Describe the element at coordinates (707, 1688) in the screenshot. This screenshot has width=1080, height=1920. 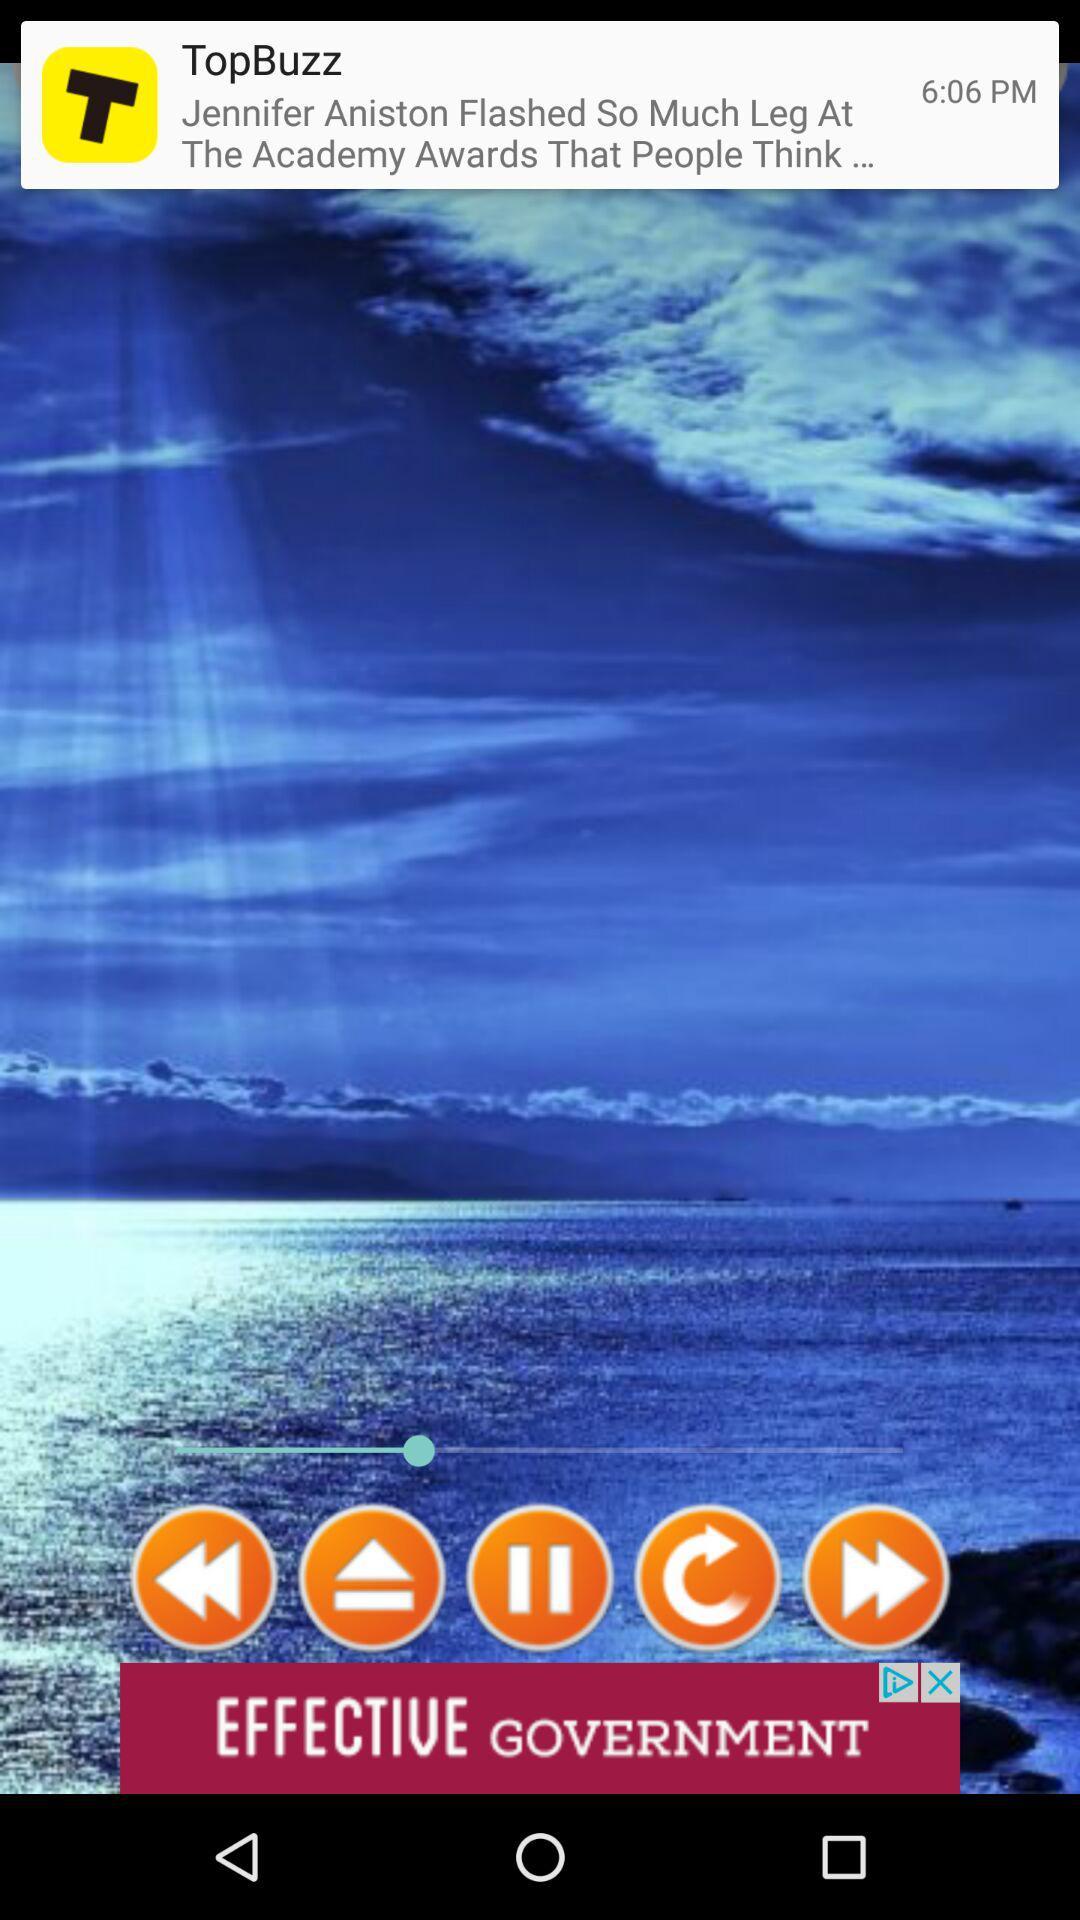
I see `the refresh icon` at that location.